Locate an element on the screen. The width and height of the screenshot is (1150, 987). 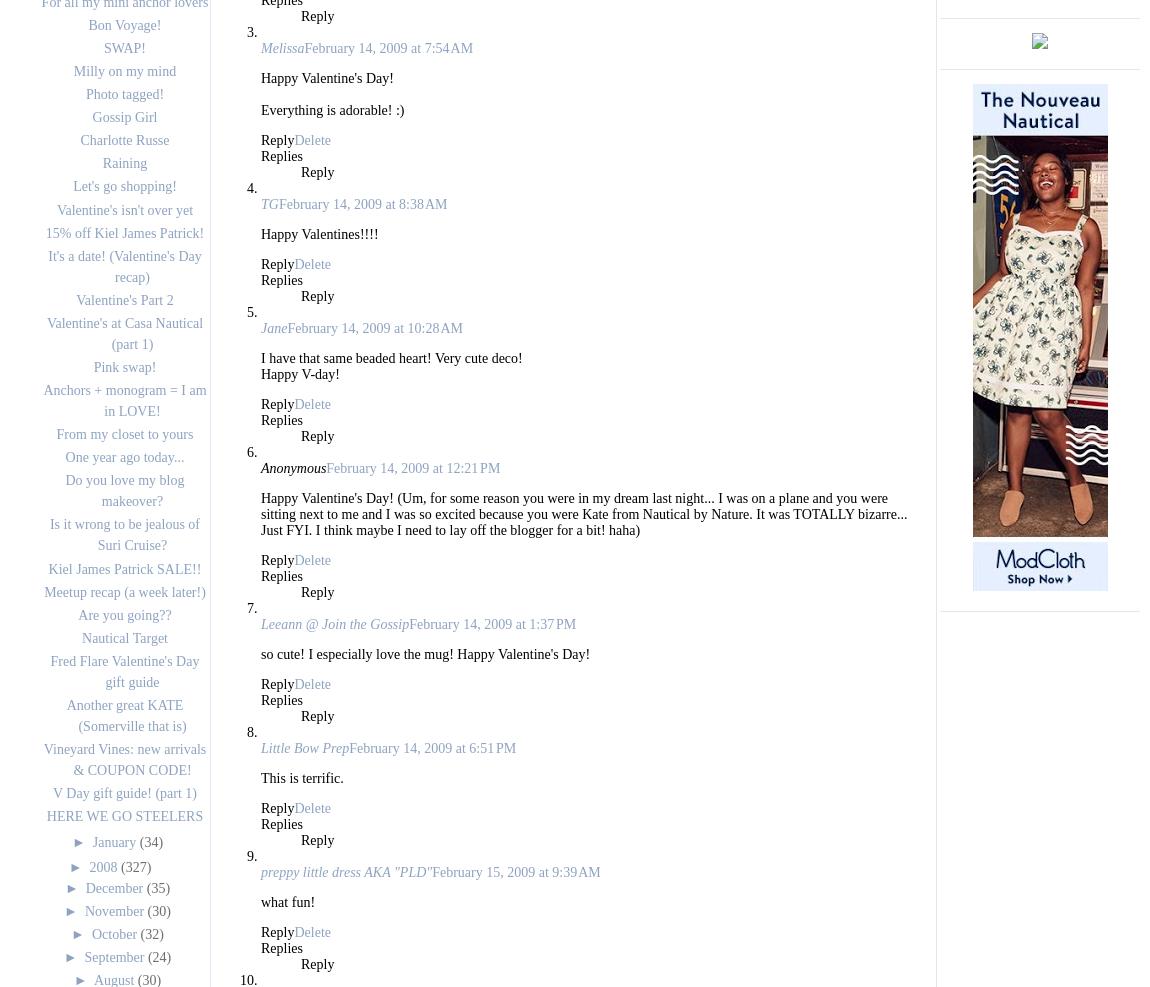
'Gossip Girl' is located at coordinates (123, 117).